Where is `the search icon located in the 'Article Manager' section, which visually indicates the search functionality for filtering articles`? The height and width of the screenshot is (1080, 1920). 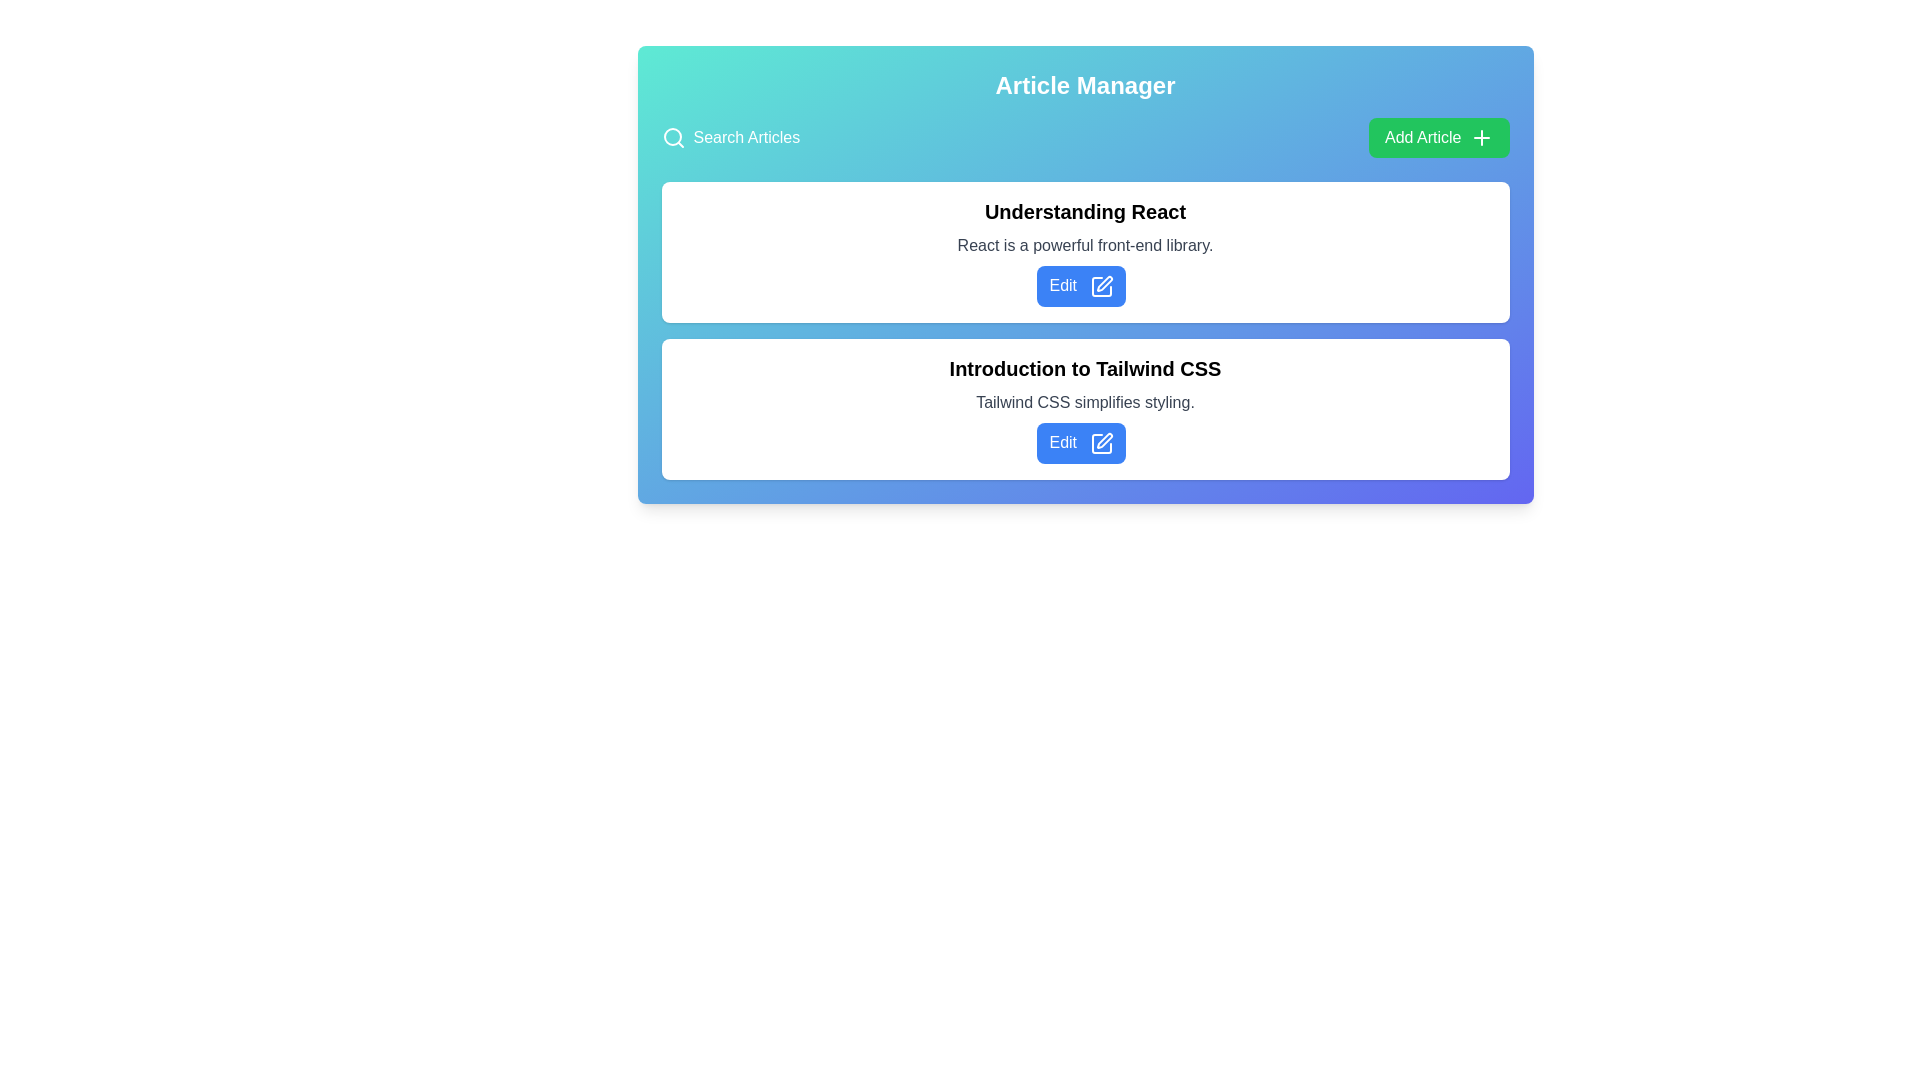 the search icon located in the 'Article Manager' section, which visually indicates the search functionality for filtering articles is located at coordinates (673, 137).